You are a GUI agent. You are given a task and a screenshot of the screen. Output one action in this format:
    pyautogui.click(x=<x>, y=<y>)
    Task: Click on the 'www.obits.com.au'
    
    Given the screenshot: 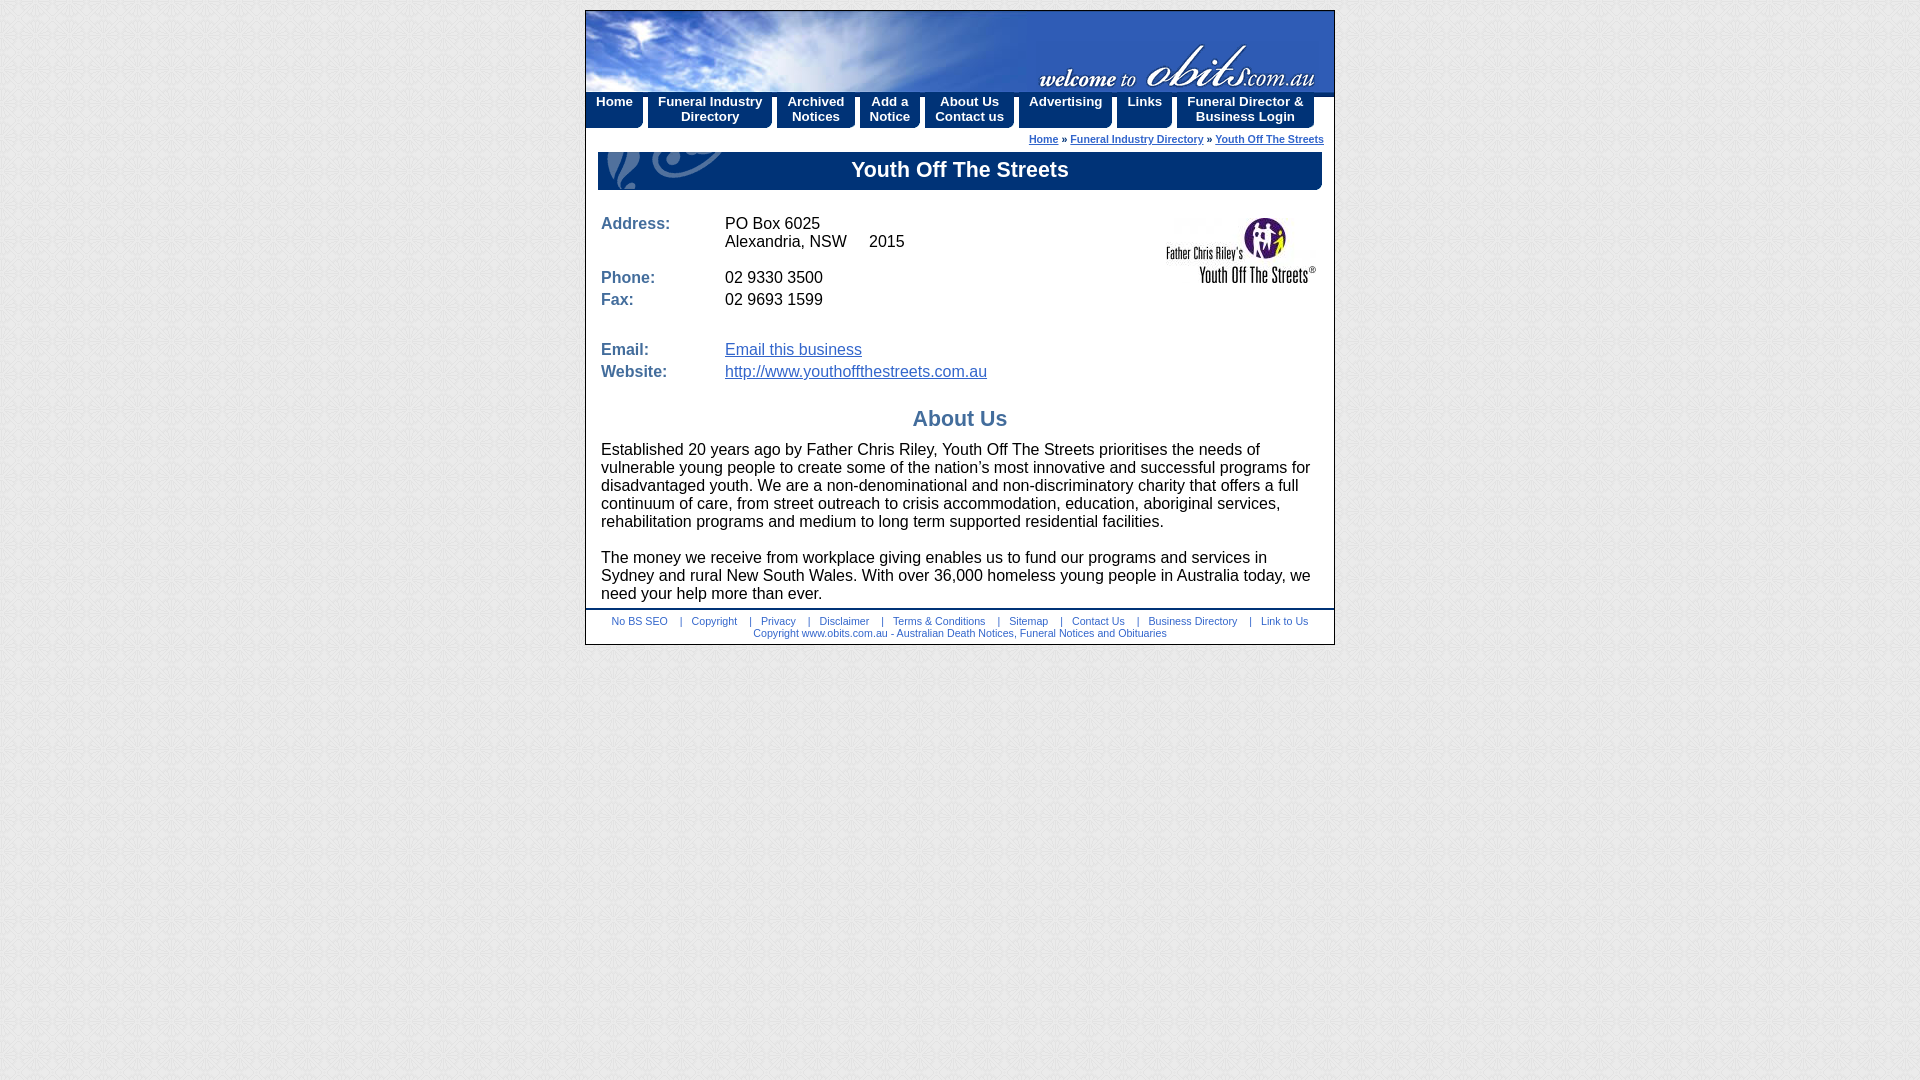 What is the action you would take?
    pyautogui.click(x=844, y=632)
    